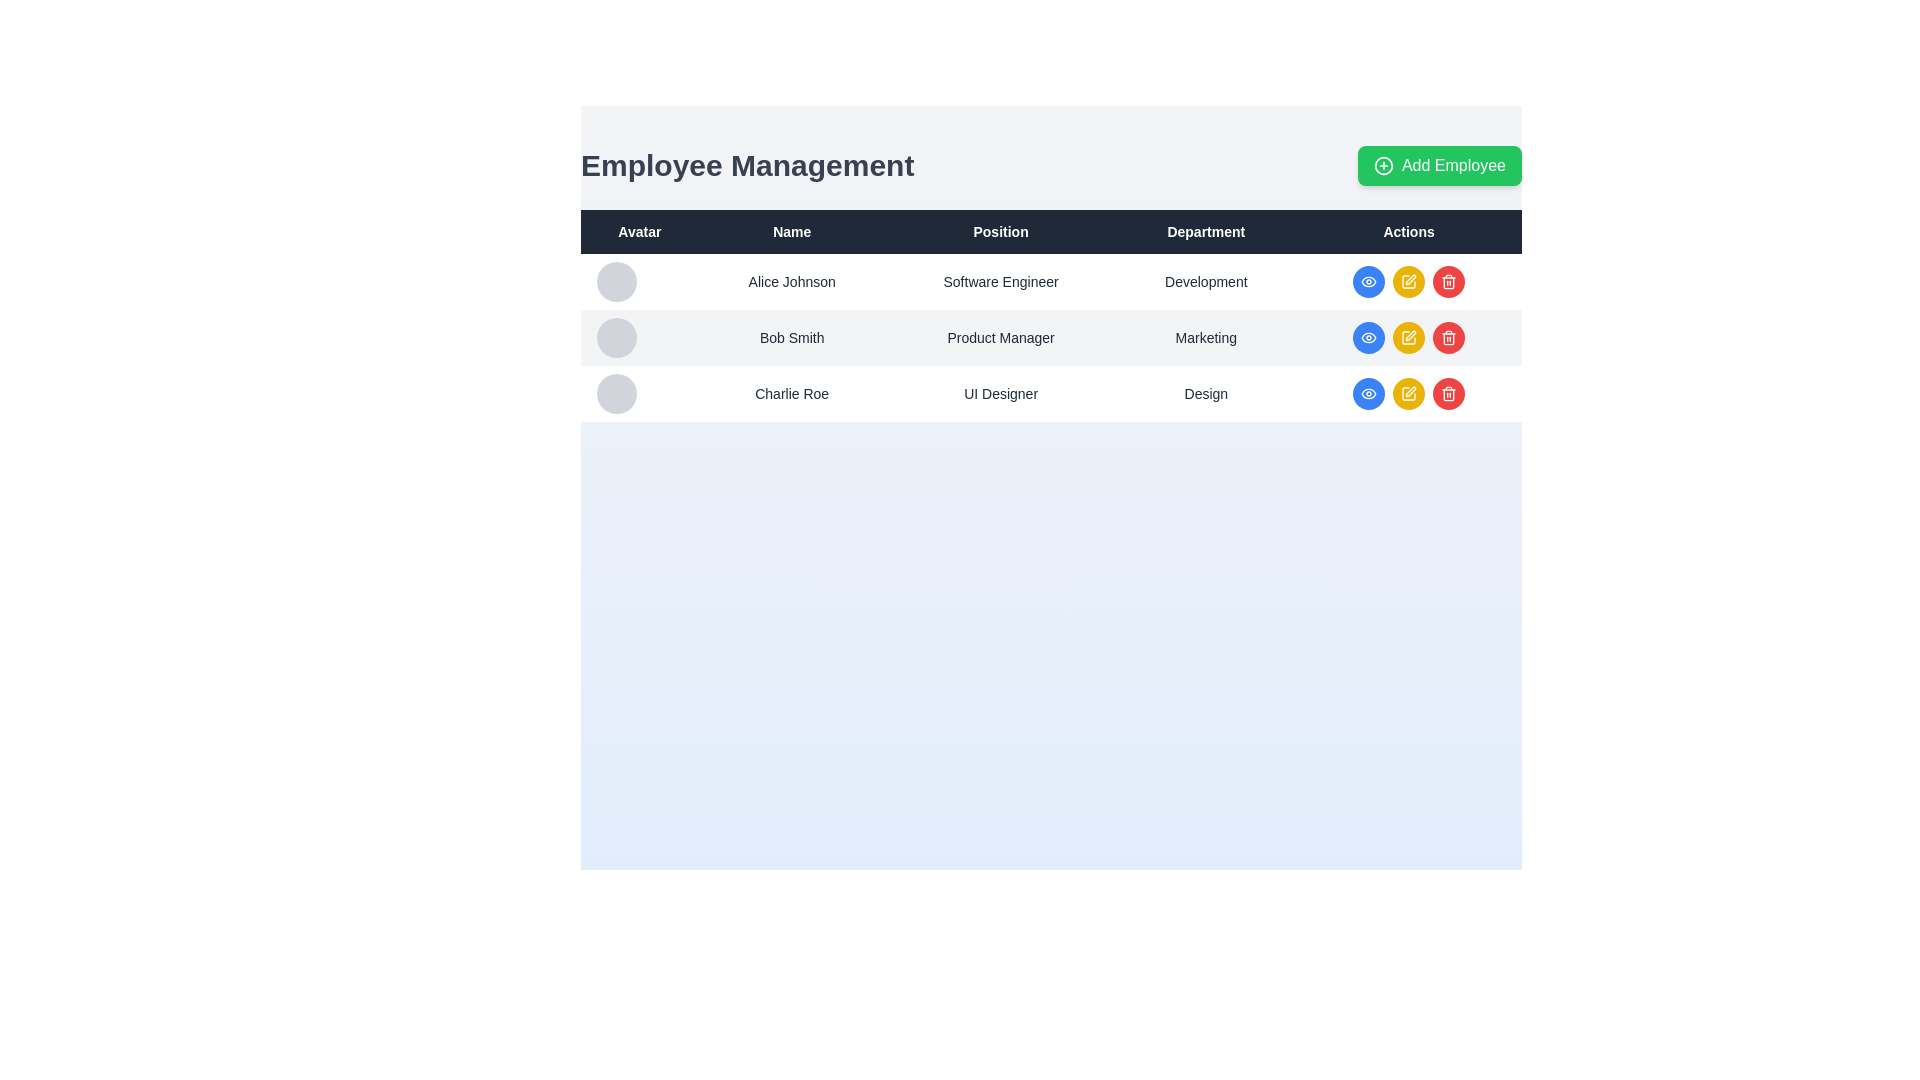  What do you see at coordinates (1001, 281) in the screenshot?
I see `the 'Software Engineer' text label located in the 'Position' column of Alice Johnson's row in the employee table` at bounding box center [1001, 281].